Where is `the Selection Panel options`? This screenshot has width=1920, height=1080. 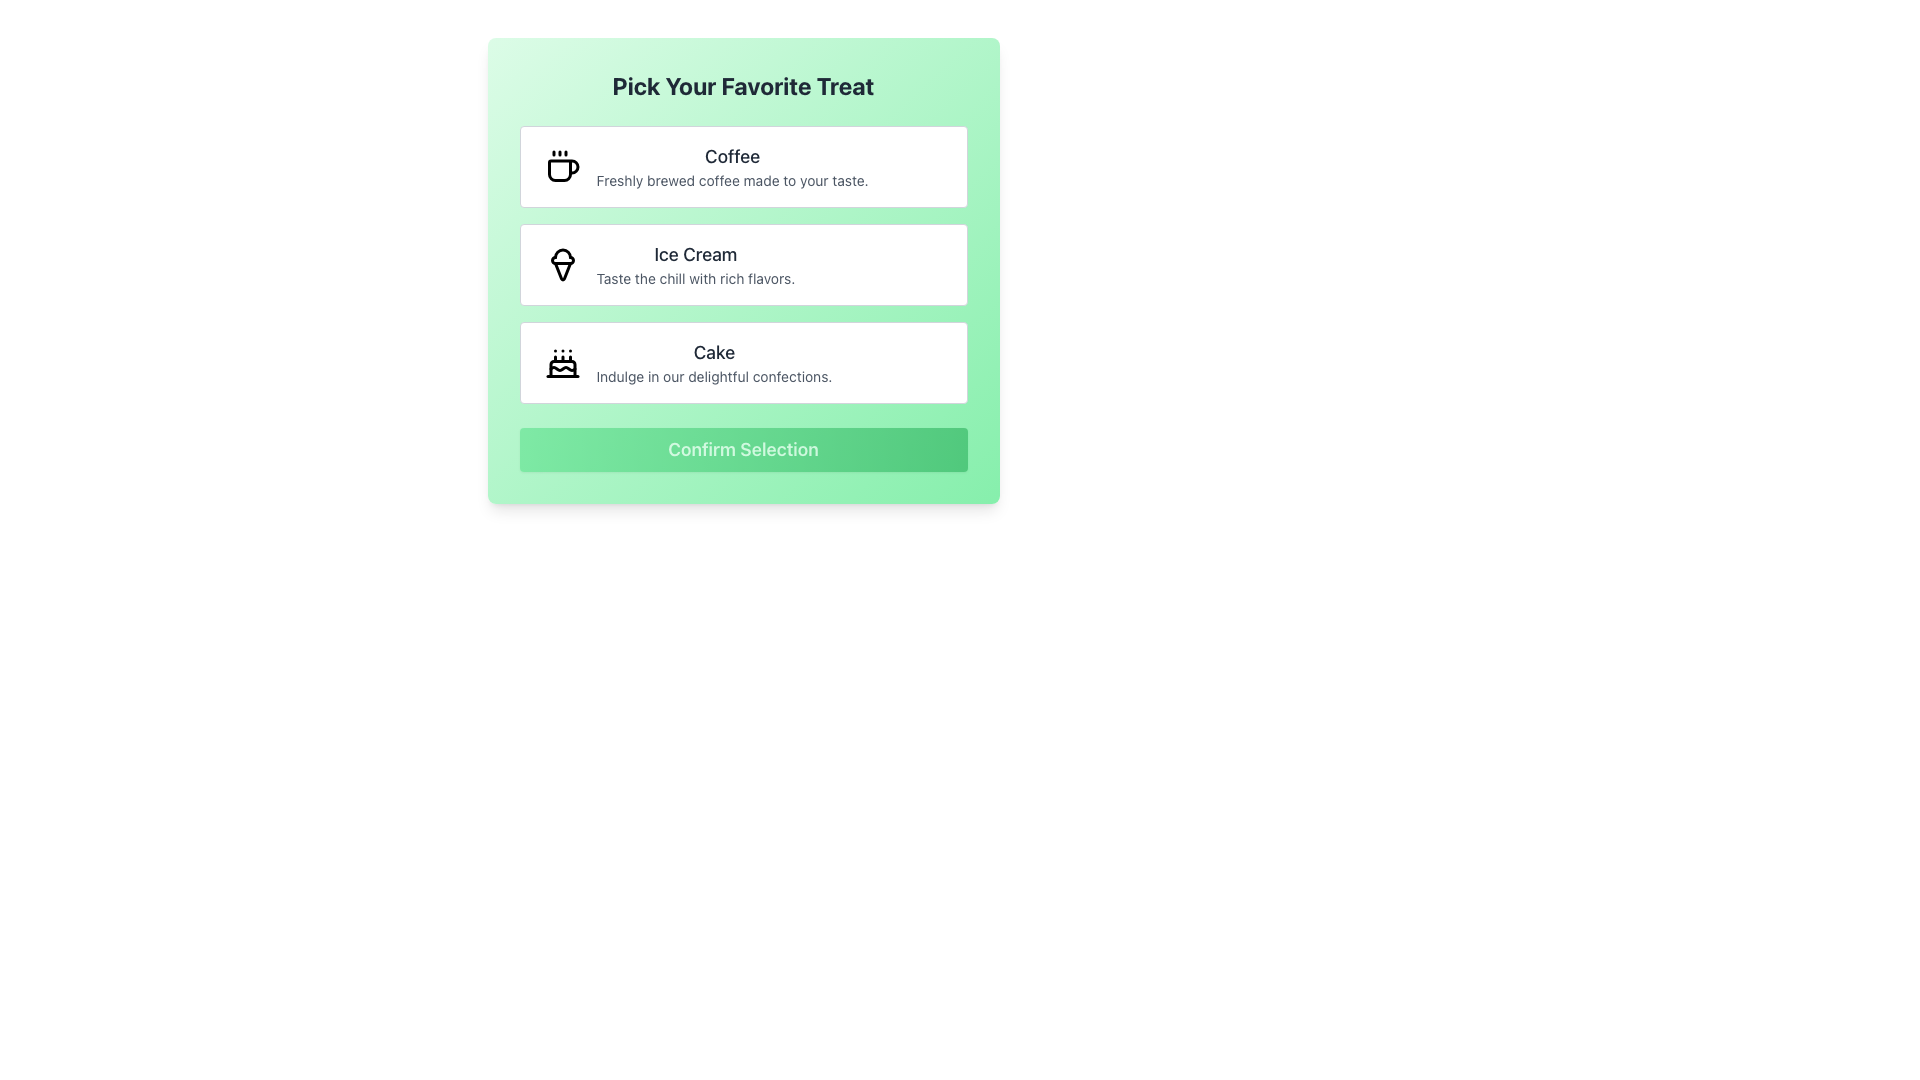
the Selection Panel options is located at coordinates (742, 264).